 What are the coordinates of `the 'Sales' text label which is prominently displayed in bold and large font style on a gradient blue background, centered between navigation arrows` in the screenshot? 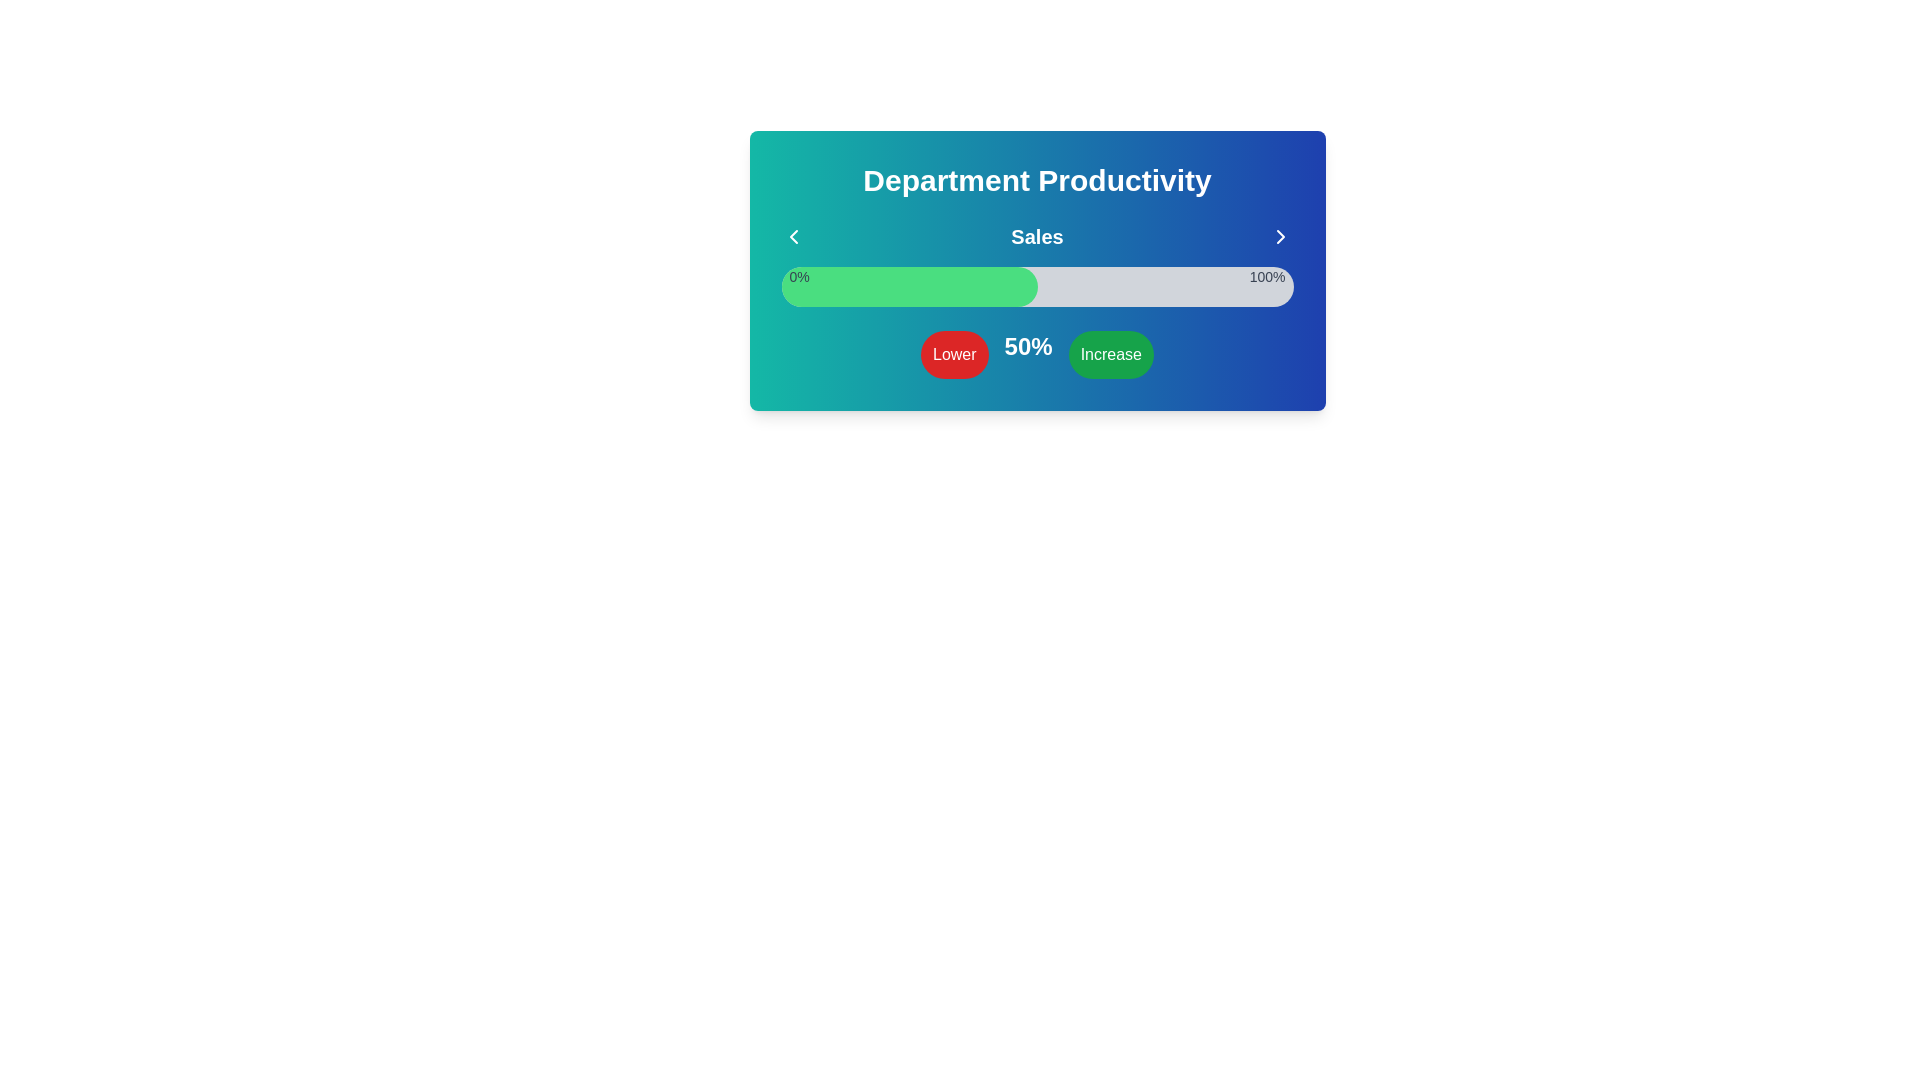 It's located at (1037, 235).